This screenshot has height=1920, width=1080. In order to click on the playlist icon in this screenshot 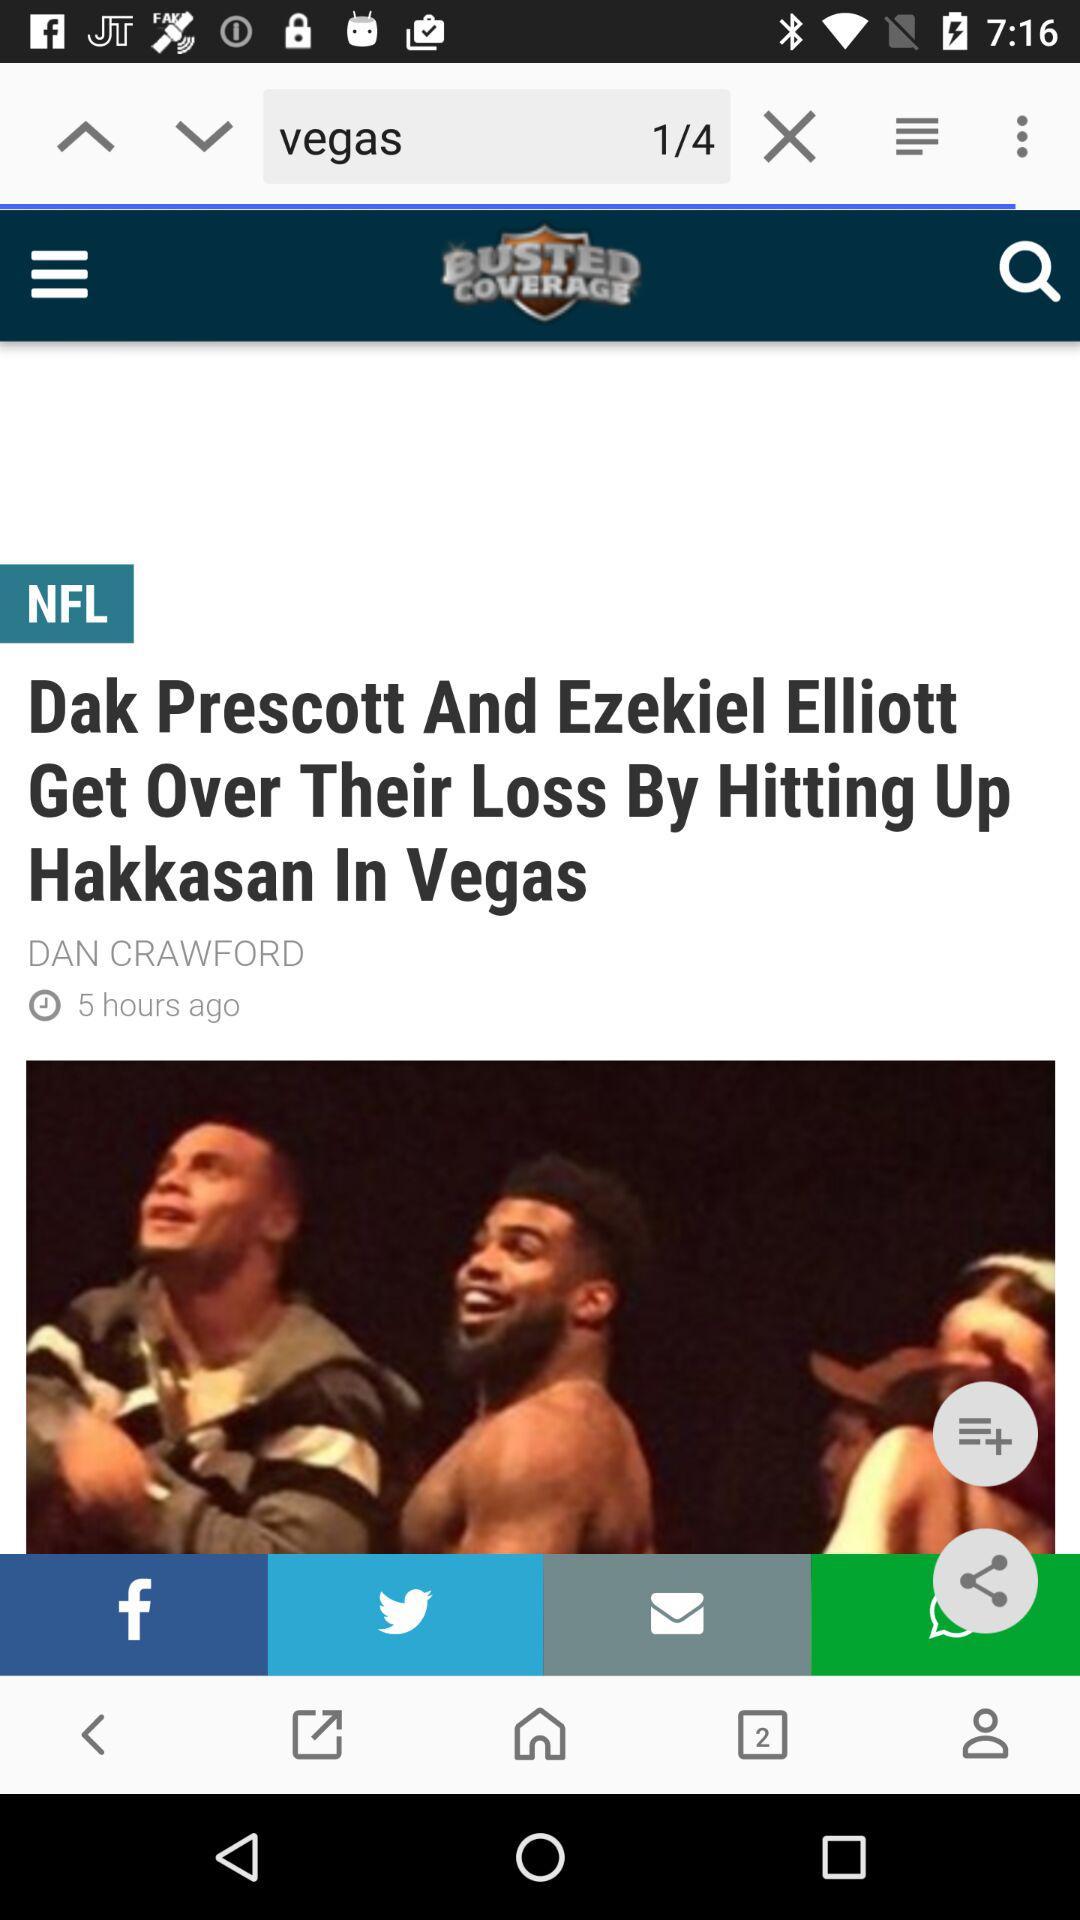, I will do `click(984, 1433)`.